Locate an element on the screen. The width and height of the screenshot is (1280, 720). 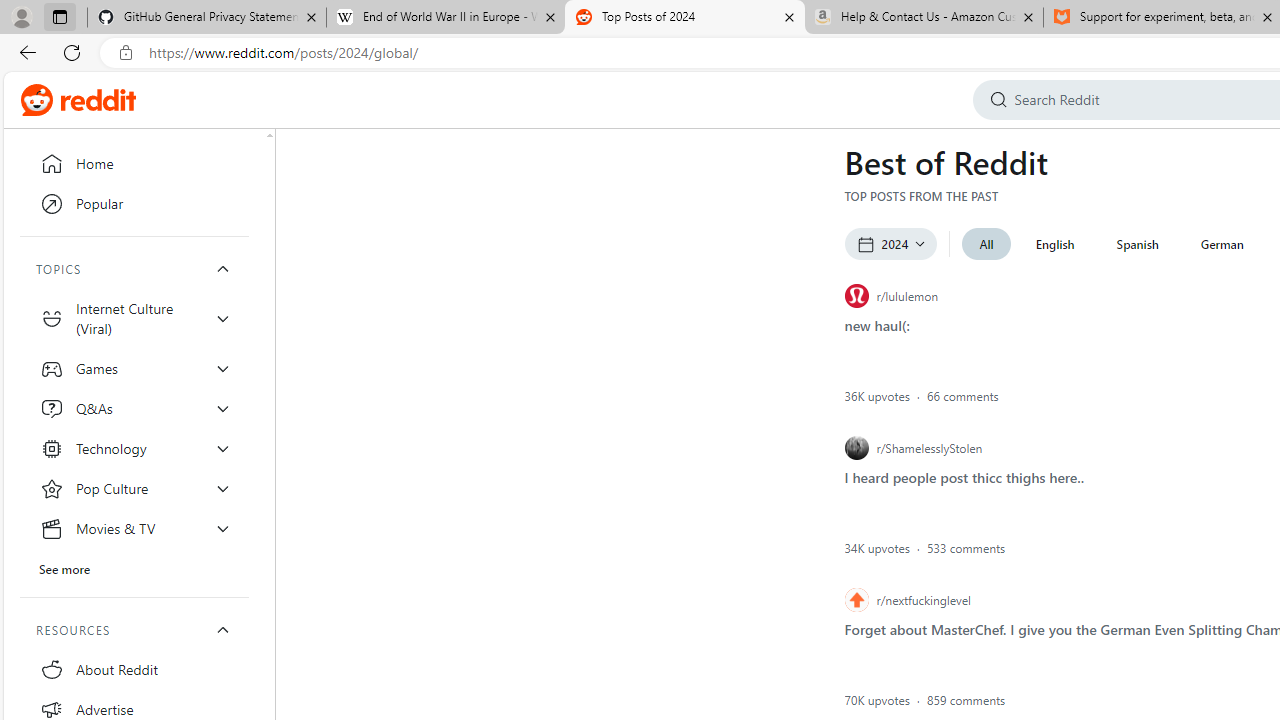
'r/lululemon icon' is located at coordinates (856, 295).